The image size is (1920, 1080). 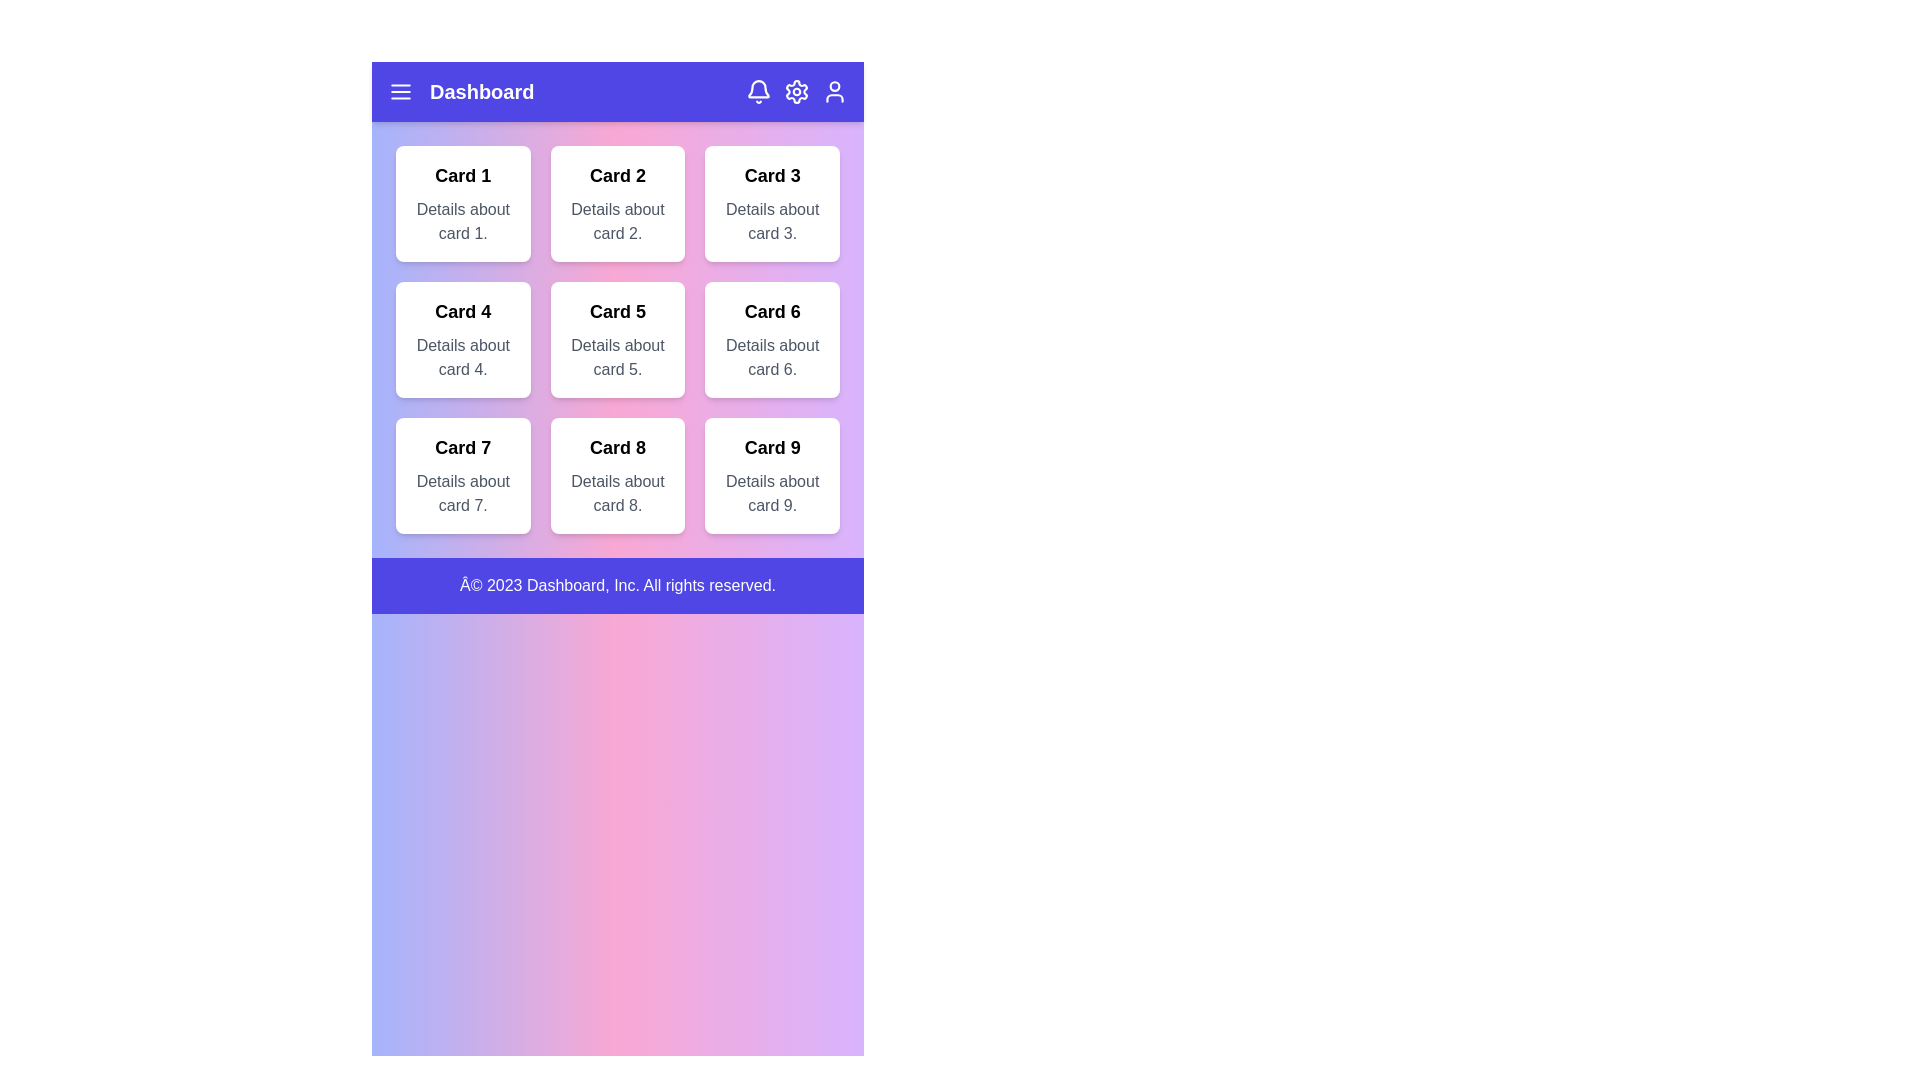 I want to click on the menu button located at the top left corner, so click(x=400, y=92).